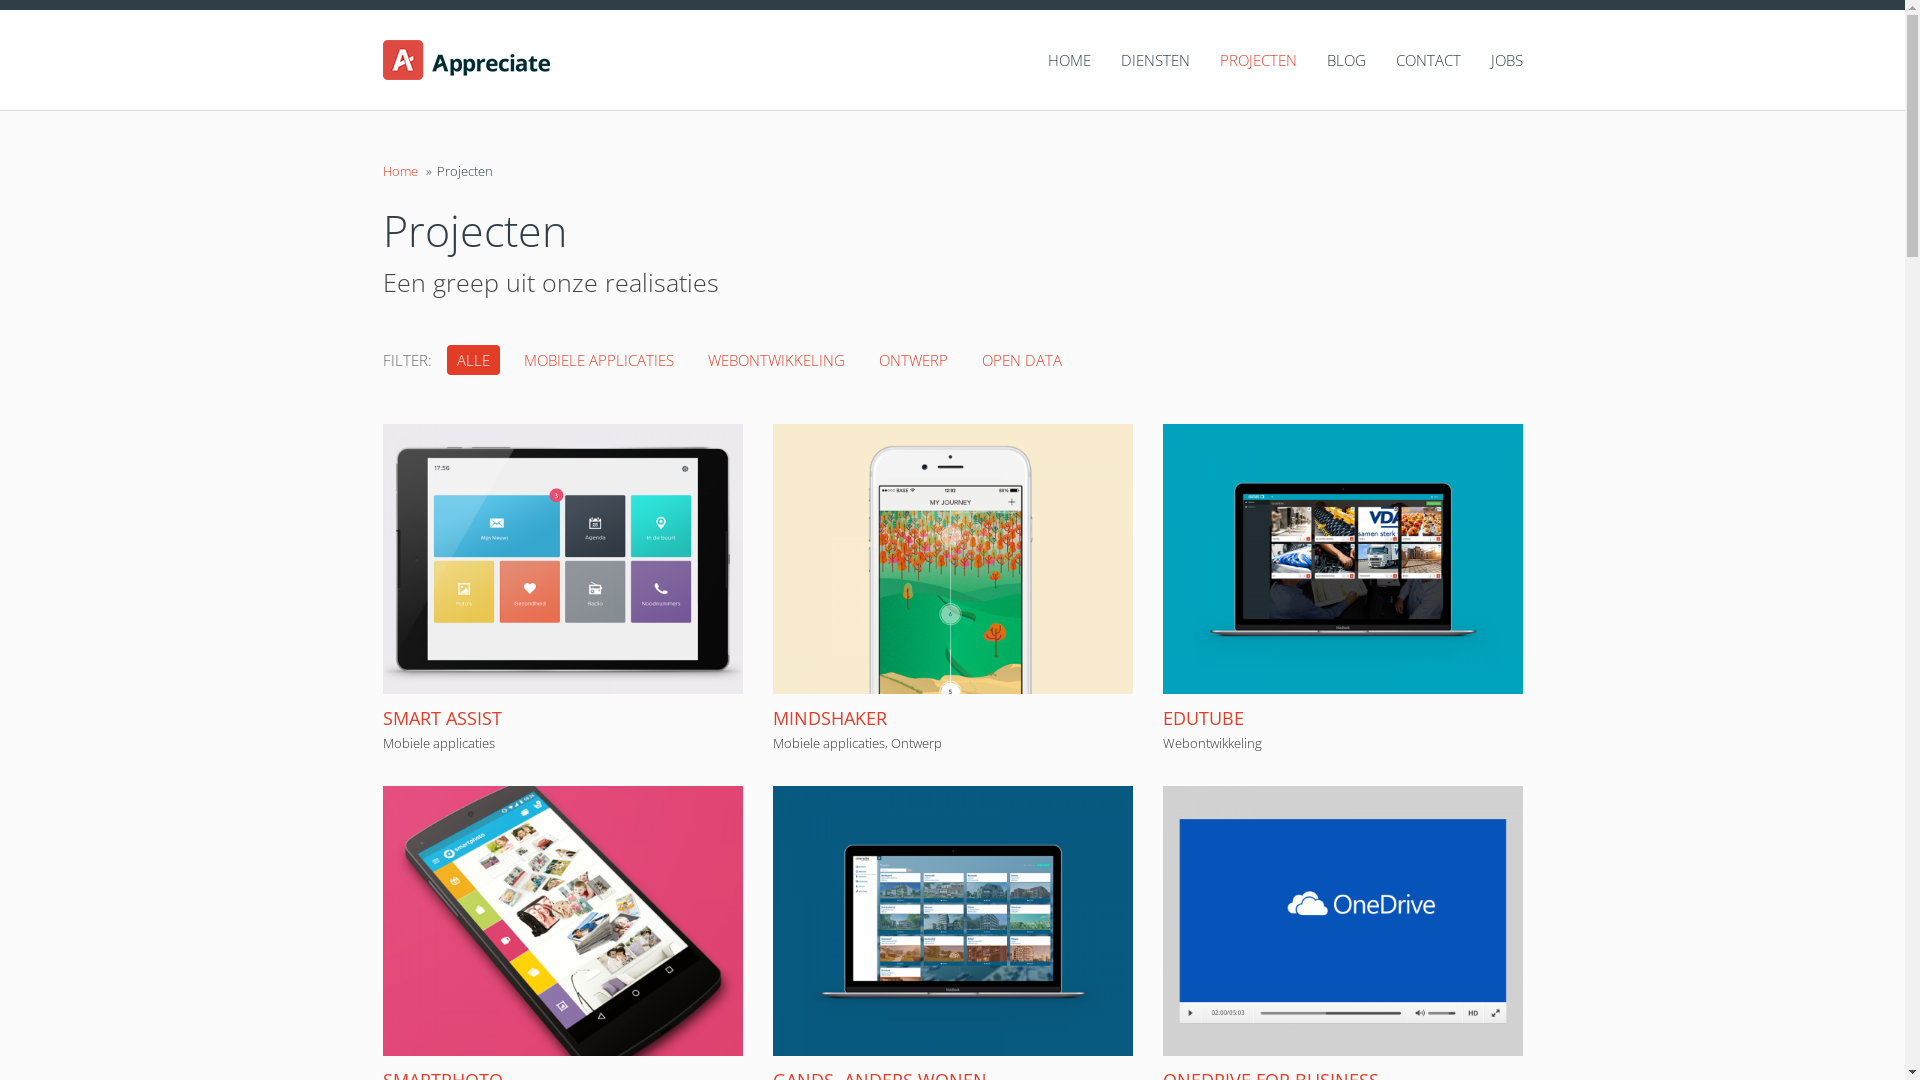 This screenshot has height=1080, width=1920. I want to click on 'PROJECTEN', so click(1242, 59).